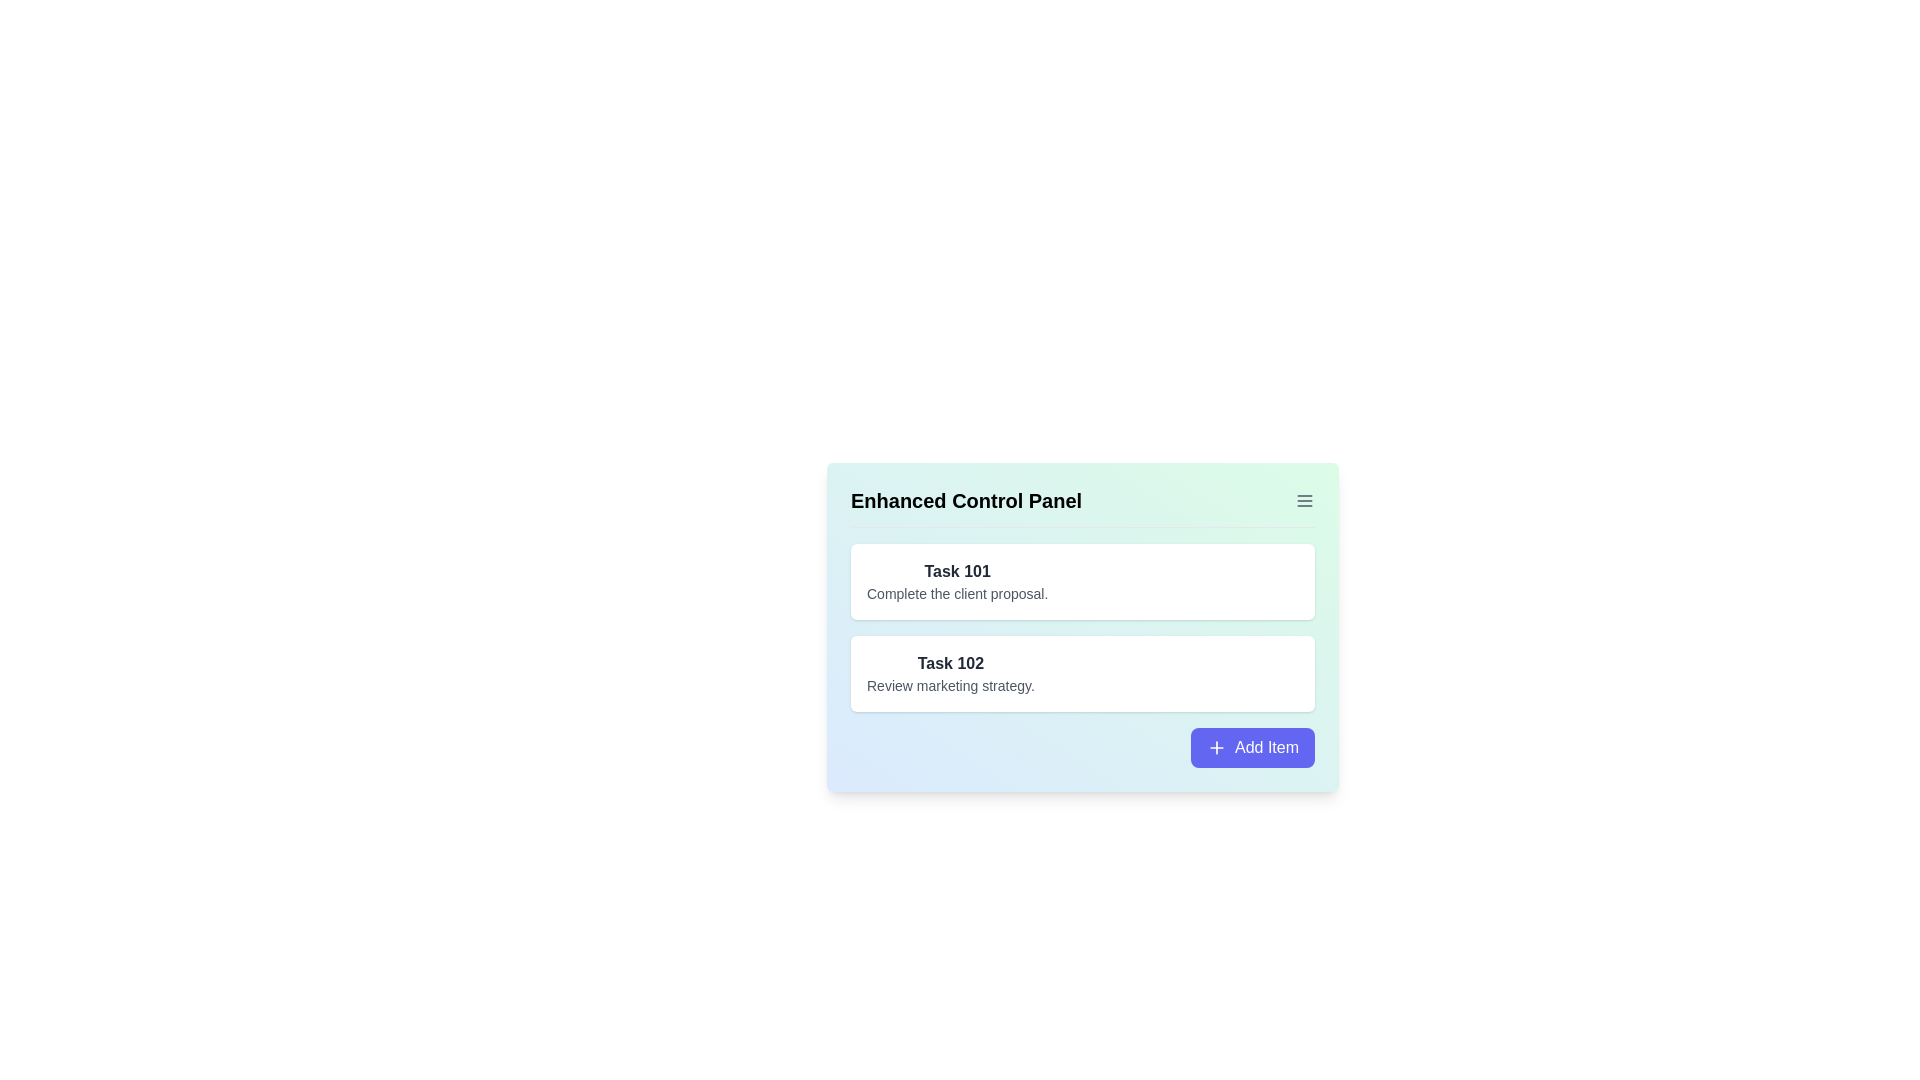 The height and width of the screenshot is (1080, 1920). Describe the element at coordinates (949, 663) in the screenshot. I see `text from the text label that identifies the task labeled 'Task 102', which is located in the task list as the second task` at that location.